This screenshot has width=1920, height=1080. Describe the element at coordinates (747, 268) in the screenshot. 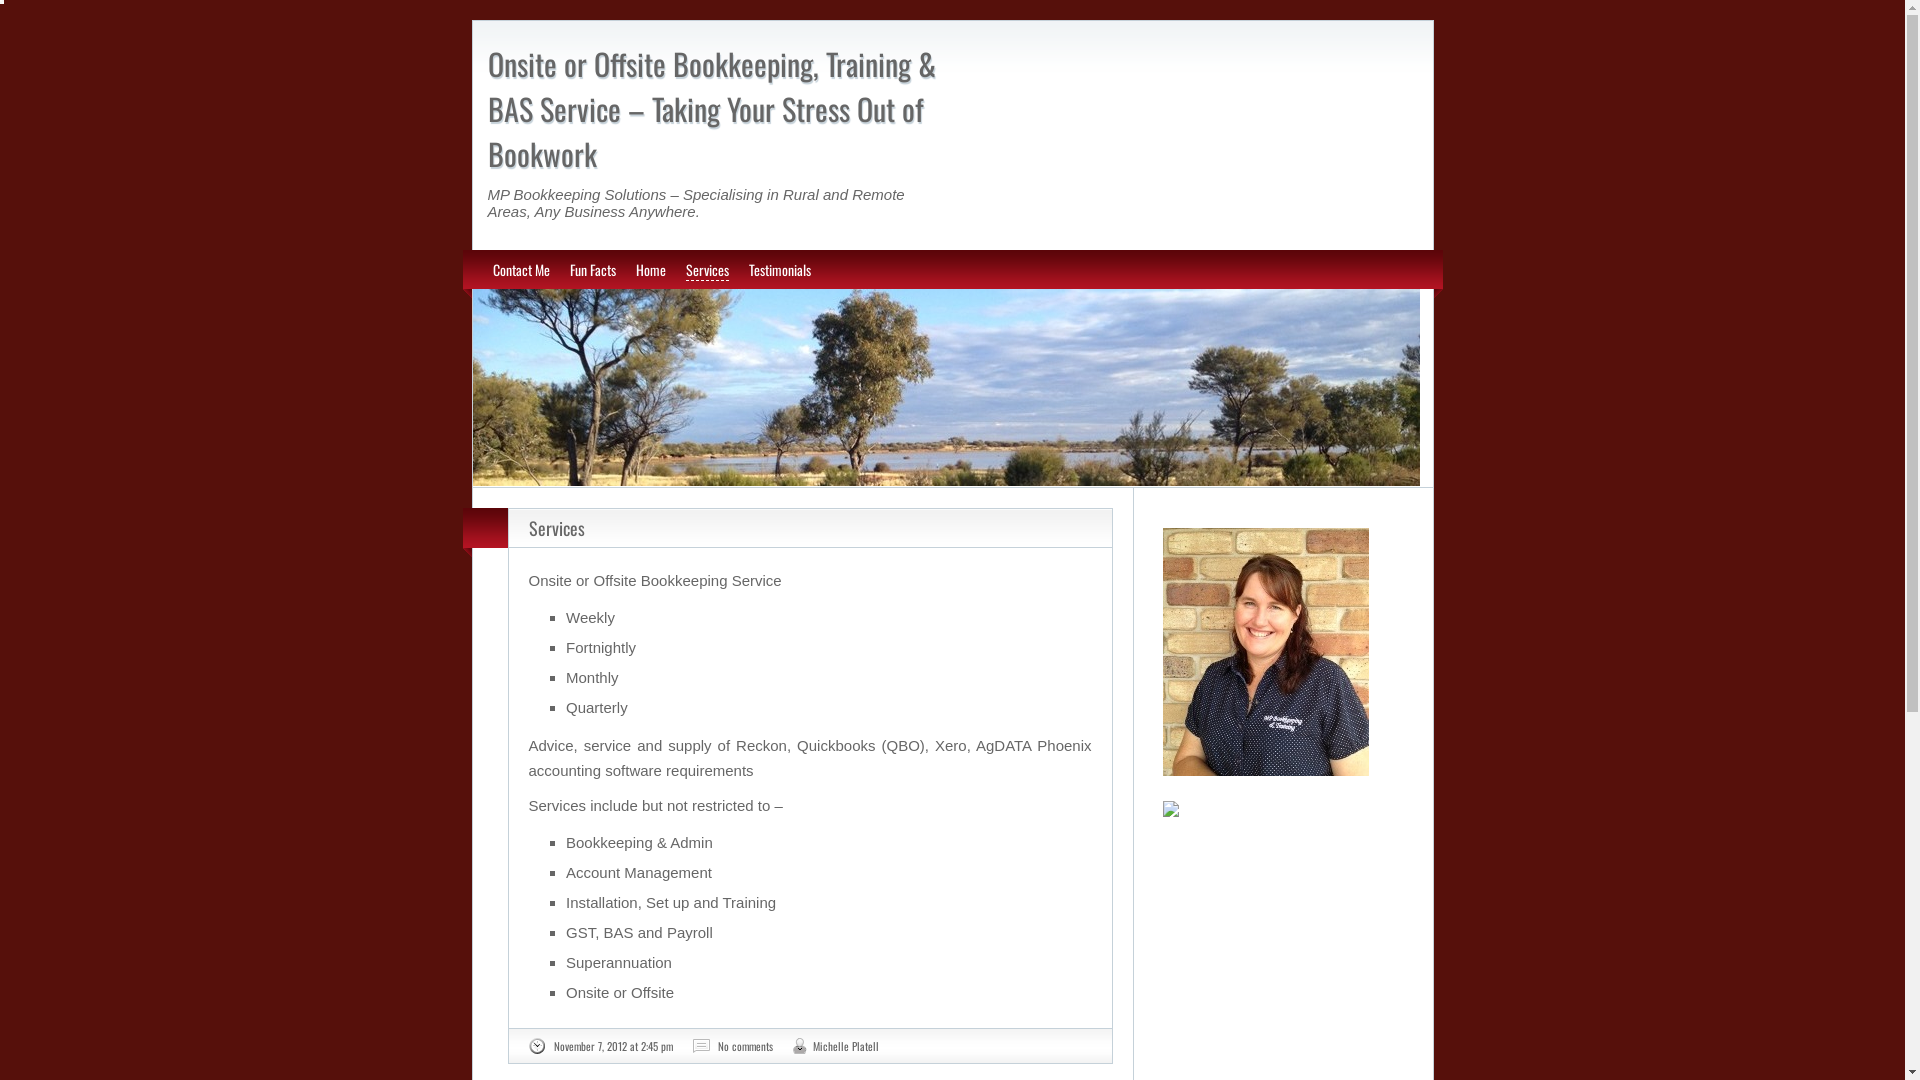

I see `'Testimonials'` at that location.